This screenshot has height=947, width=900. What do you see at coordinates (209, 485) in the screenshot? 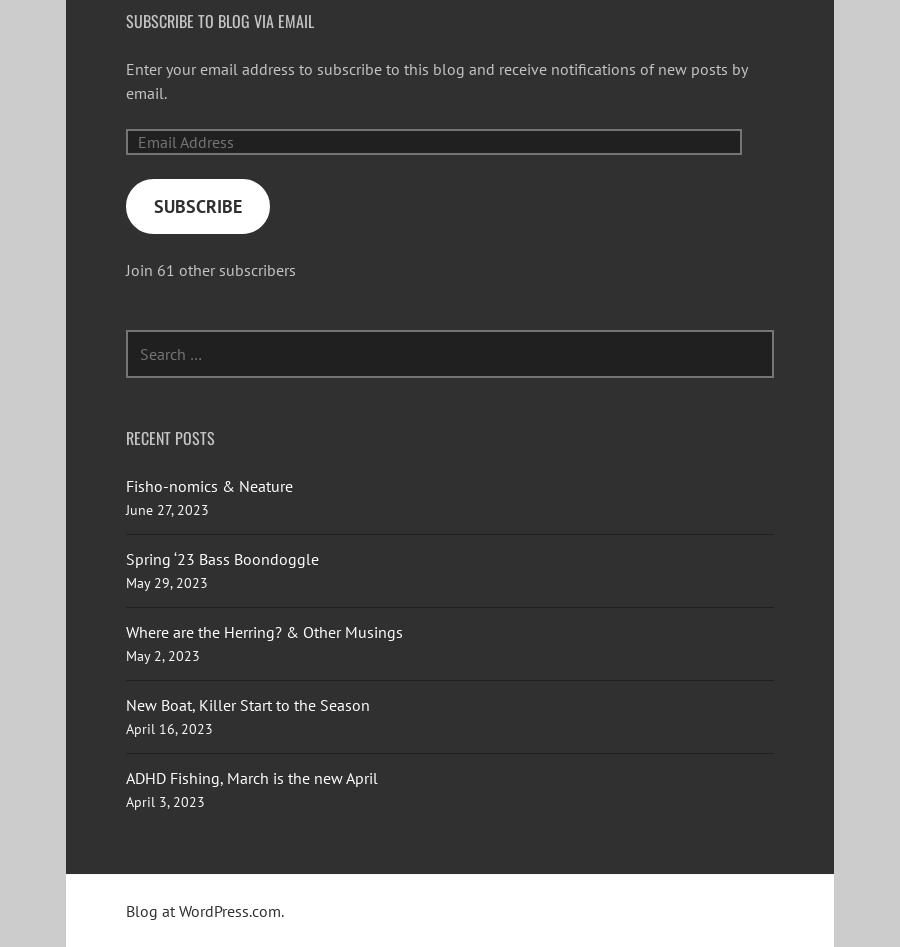
I see `'Fisho-nomics & Neature'` at bounding box center [209, 485].